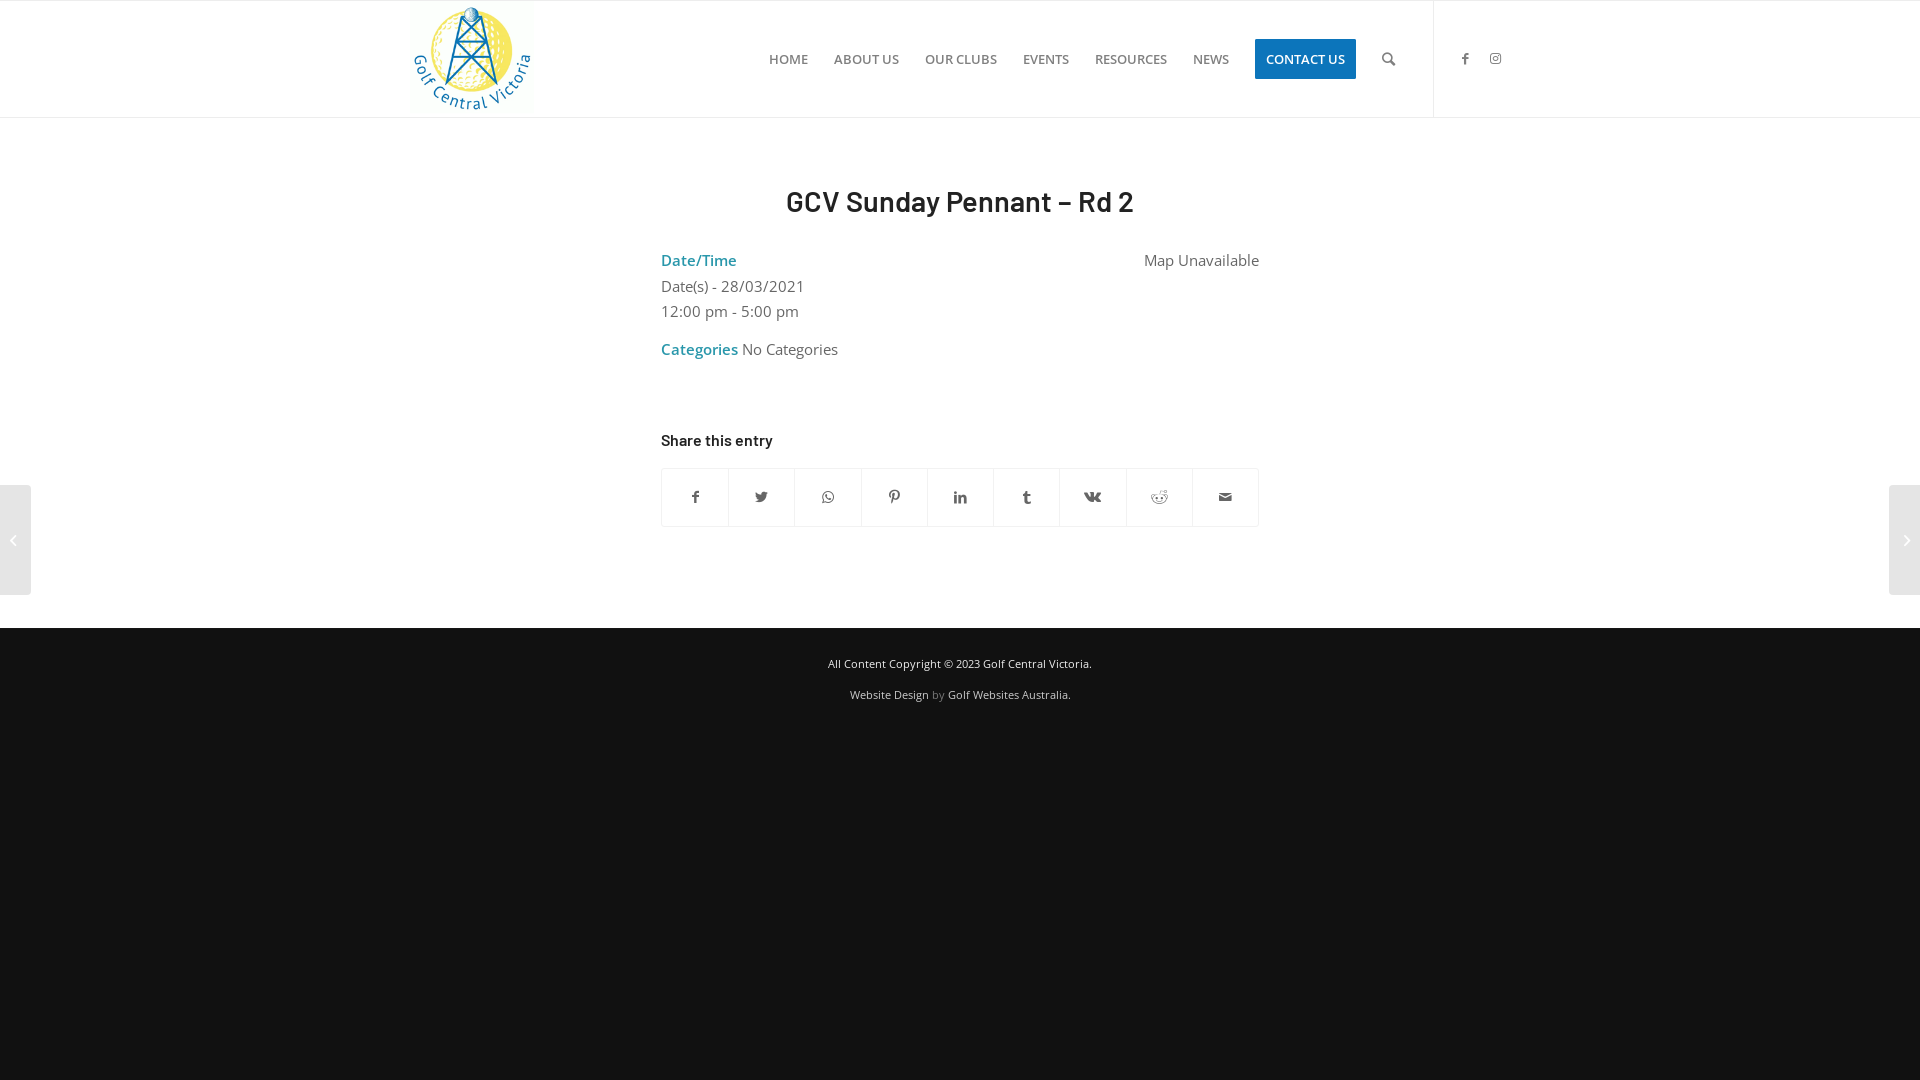 This screenshot has height=1080, width=1920. What do you see at coordinates (866, 57) in the screenshot?
I see `'ABOUT US'` at bounding box center [866, 57].